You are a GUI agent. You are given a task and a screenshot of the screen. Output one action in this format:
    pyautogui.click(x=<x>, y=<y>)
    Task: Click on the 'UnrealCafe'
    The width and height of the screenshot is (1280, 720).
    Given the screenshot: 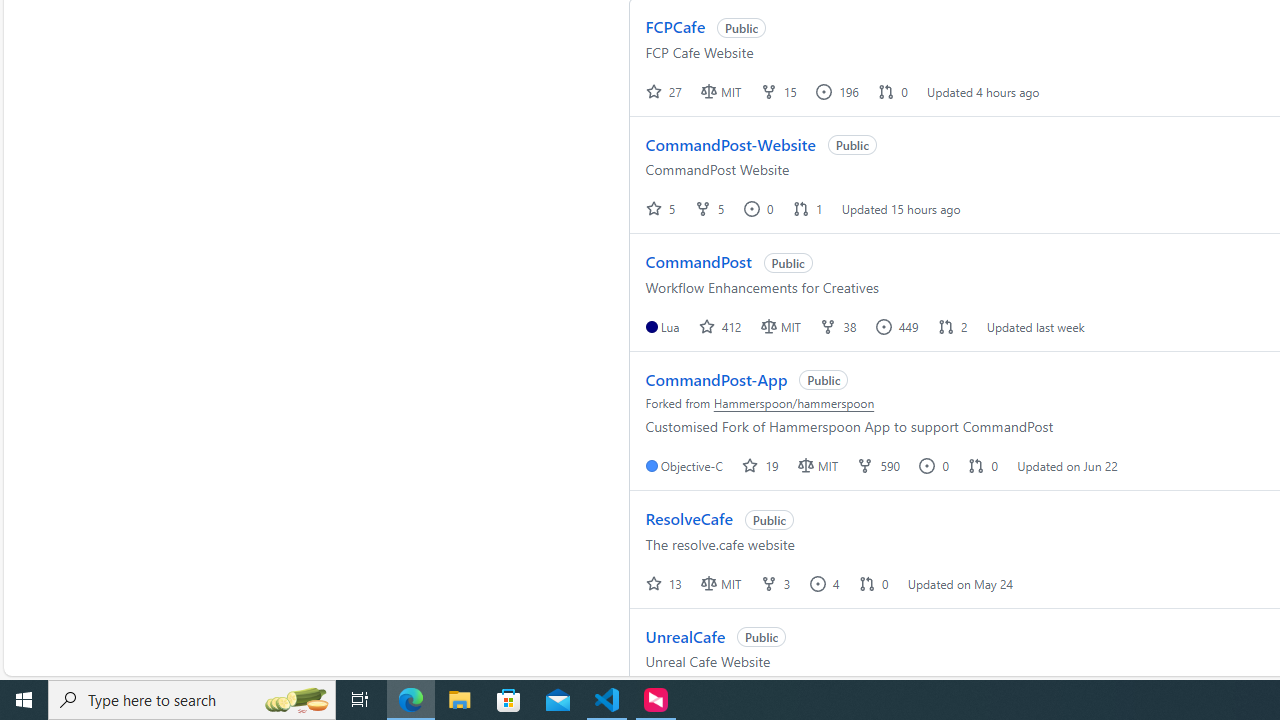 What is the action you would take?
    pyautogui.click(x=685, y=636)
    